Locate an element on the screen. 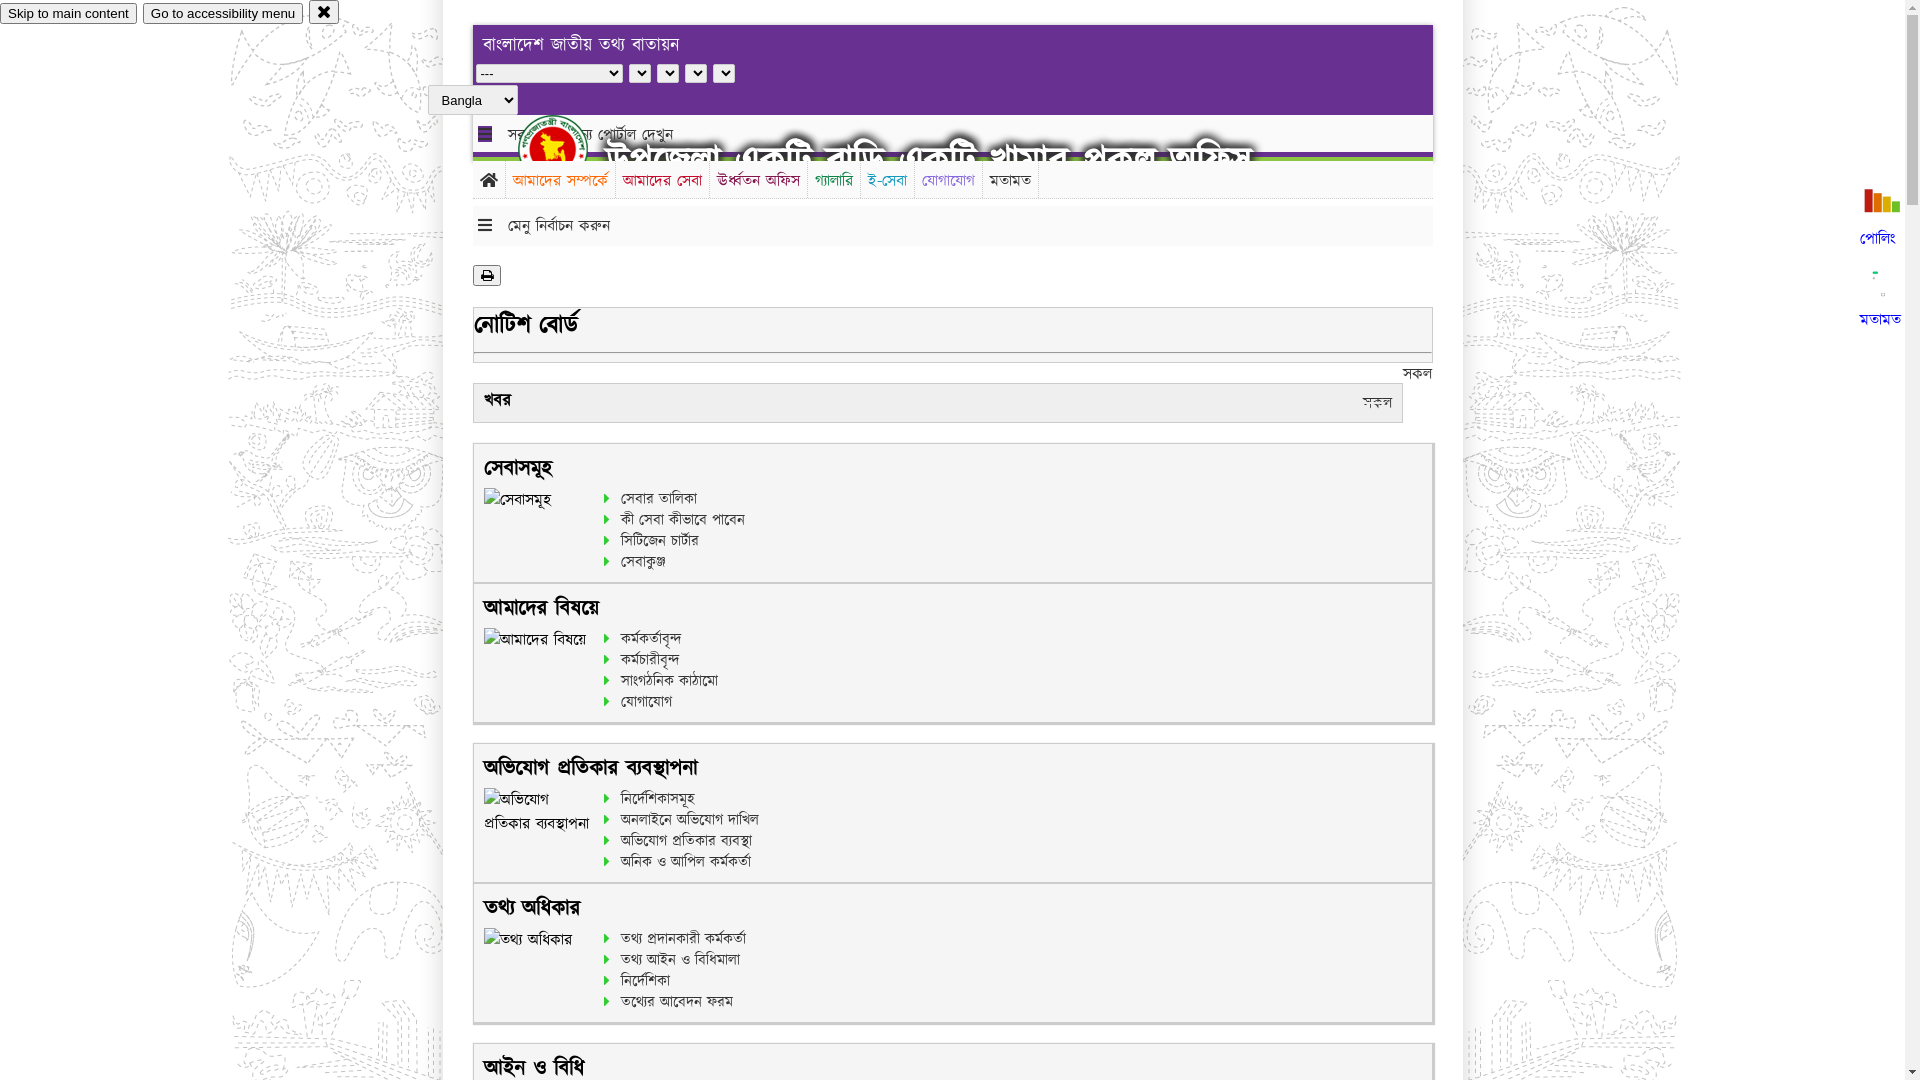  'close' is located at coordinates (324, 11).